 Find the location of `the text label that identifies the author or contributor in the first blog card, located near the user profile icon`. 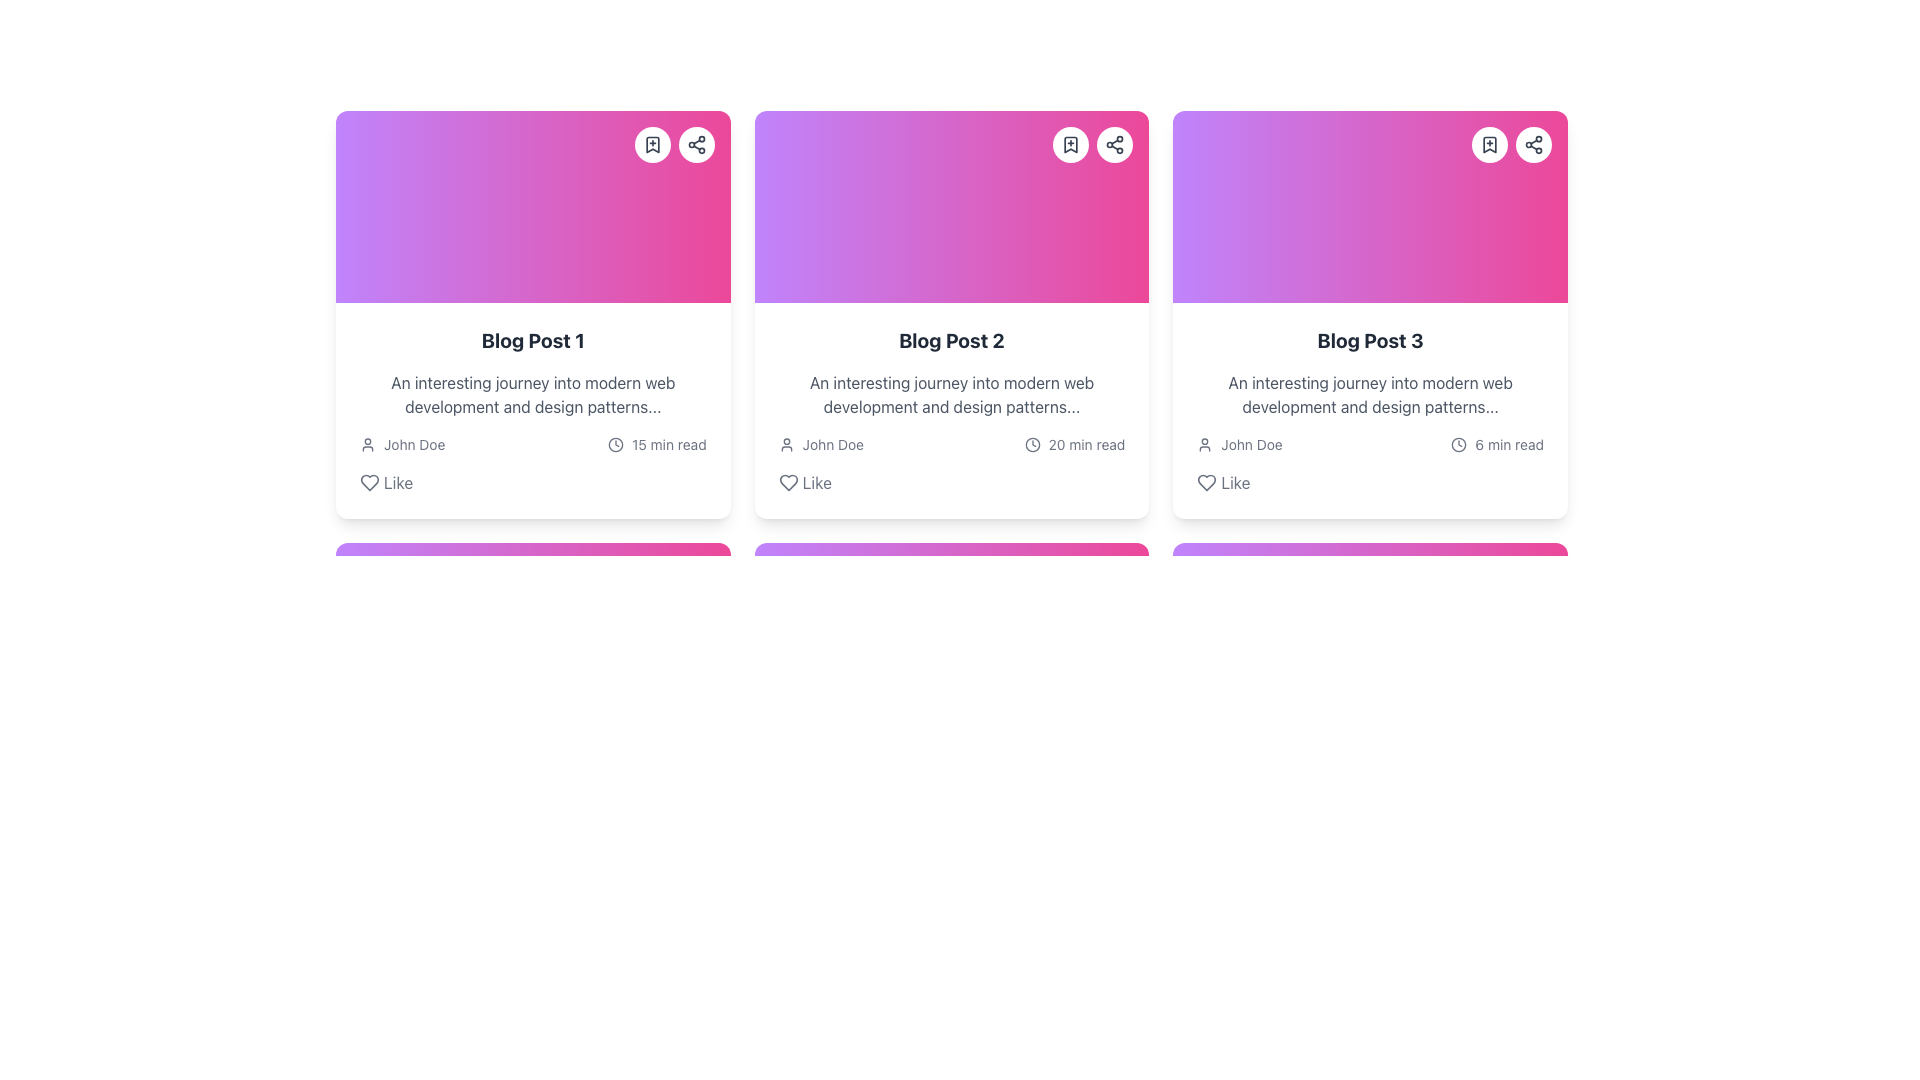

the text label that identifies the author or contributor in the first blog card, located near the user profile icon is located at coordinates (413, 443).